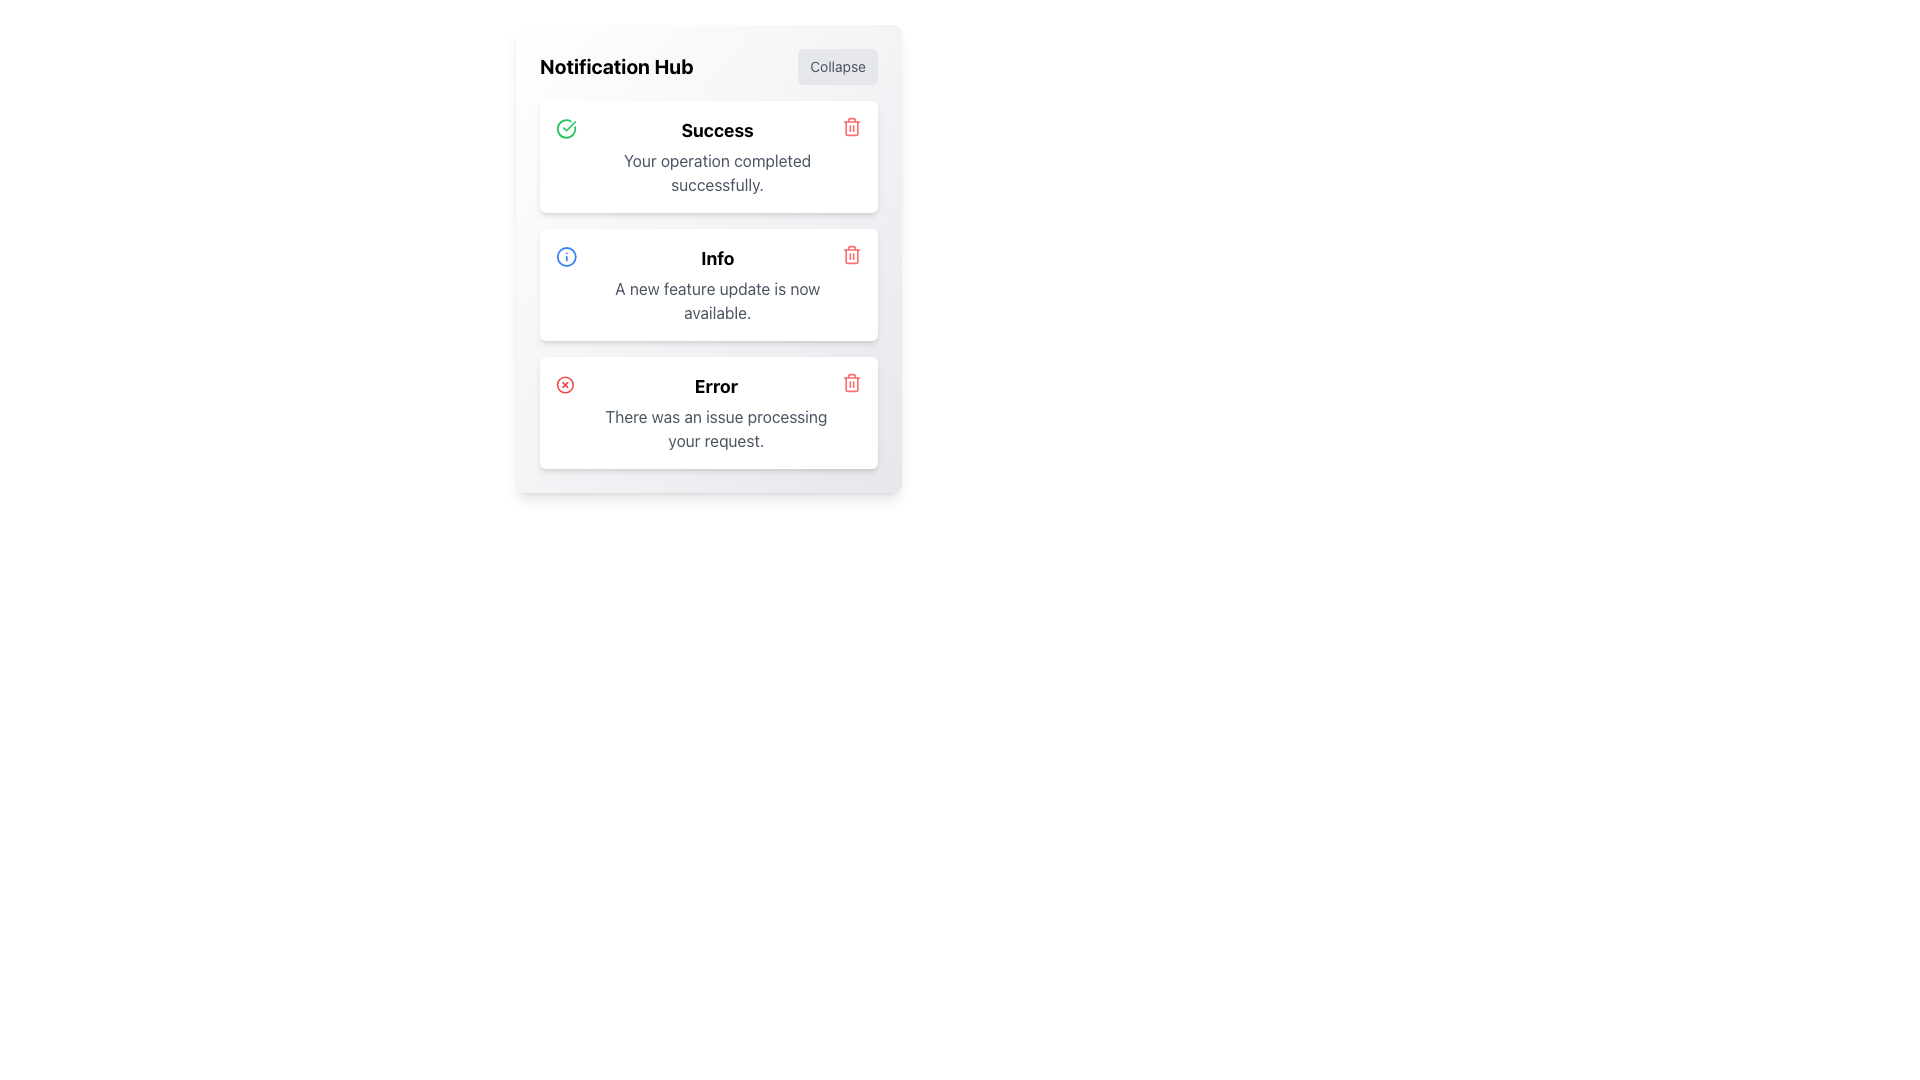 This screenshot has height=1080, width=1920. Describe the element at coordinates (565, 256) in the screenshot. I see `the informational icon located in the second notification box labeled 'Info', which contains the text 'A new feature update is now available.'` at that location.